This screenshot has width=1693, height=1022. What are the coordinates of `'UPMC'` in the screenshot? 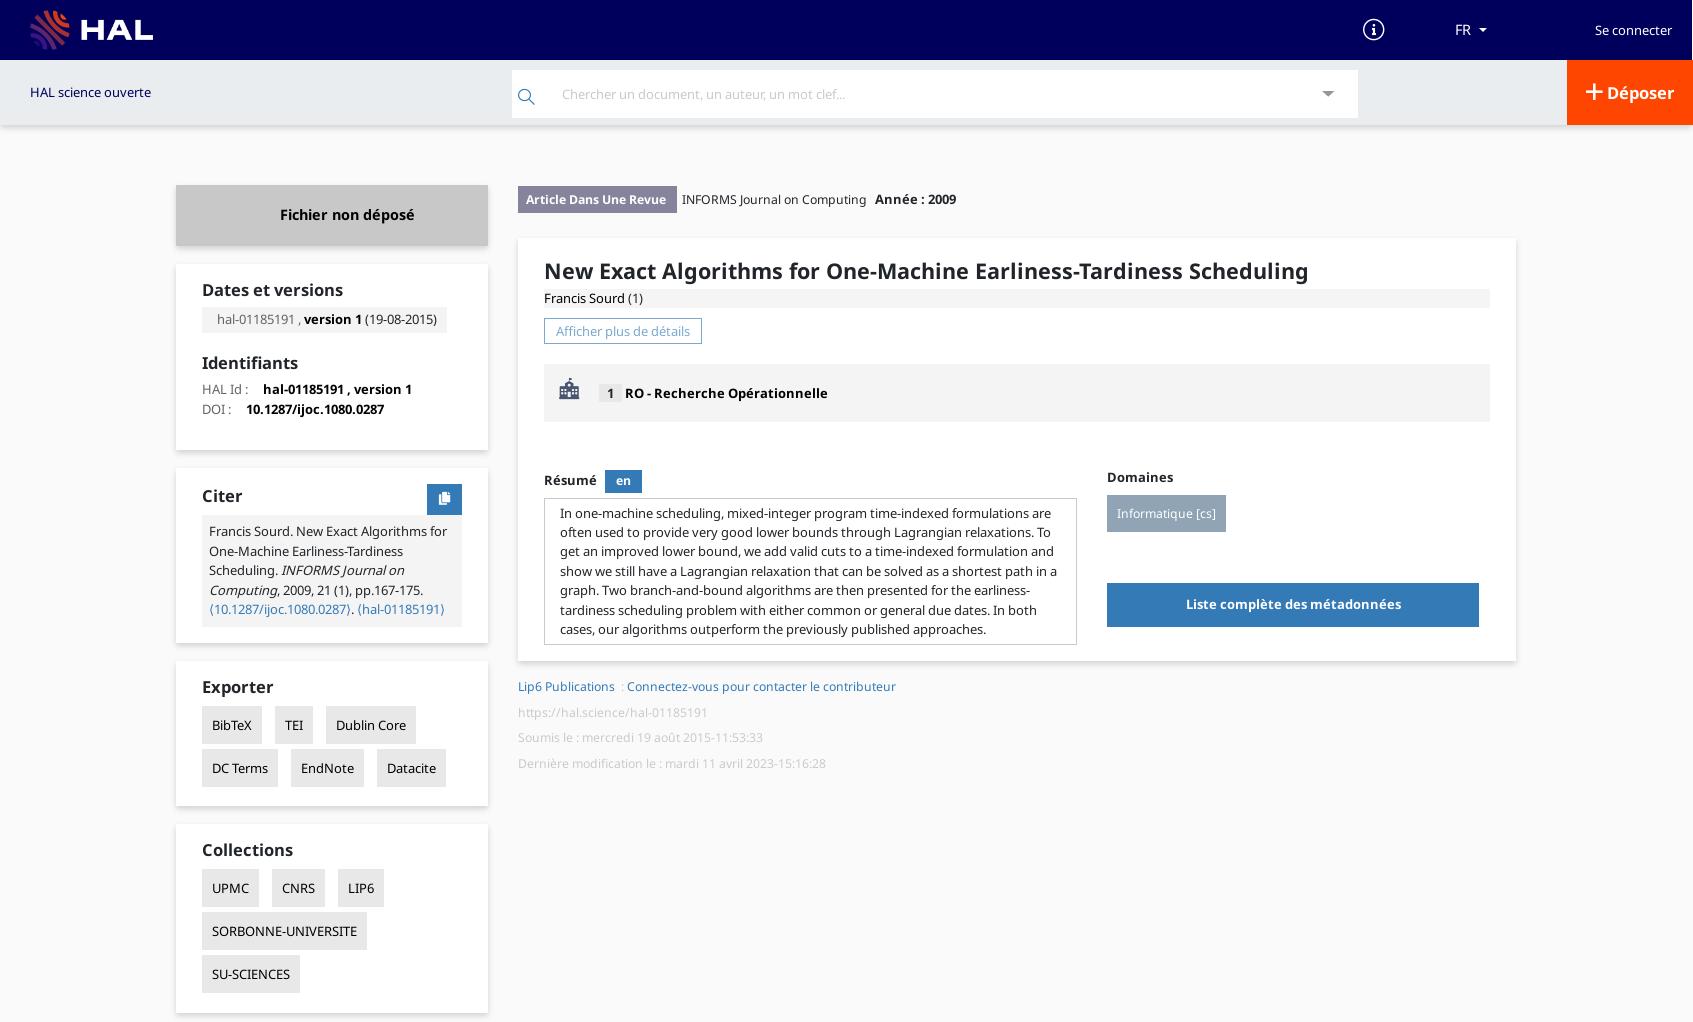 It's located at (229, 887).